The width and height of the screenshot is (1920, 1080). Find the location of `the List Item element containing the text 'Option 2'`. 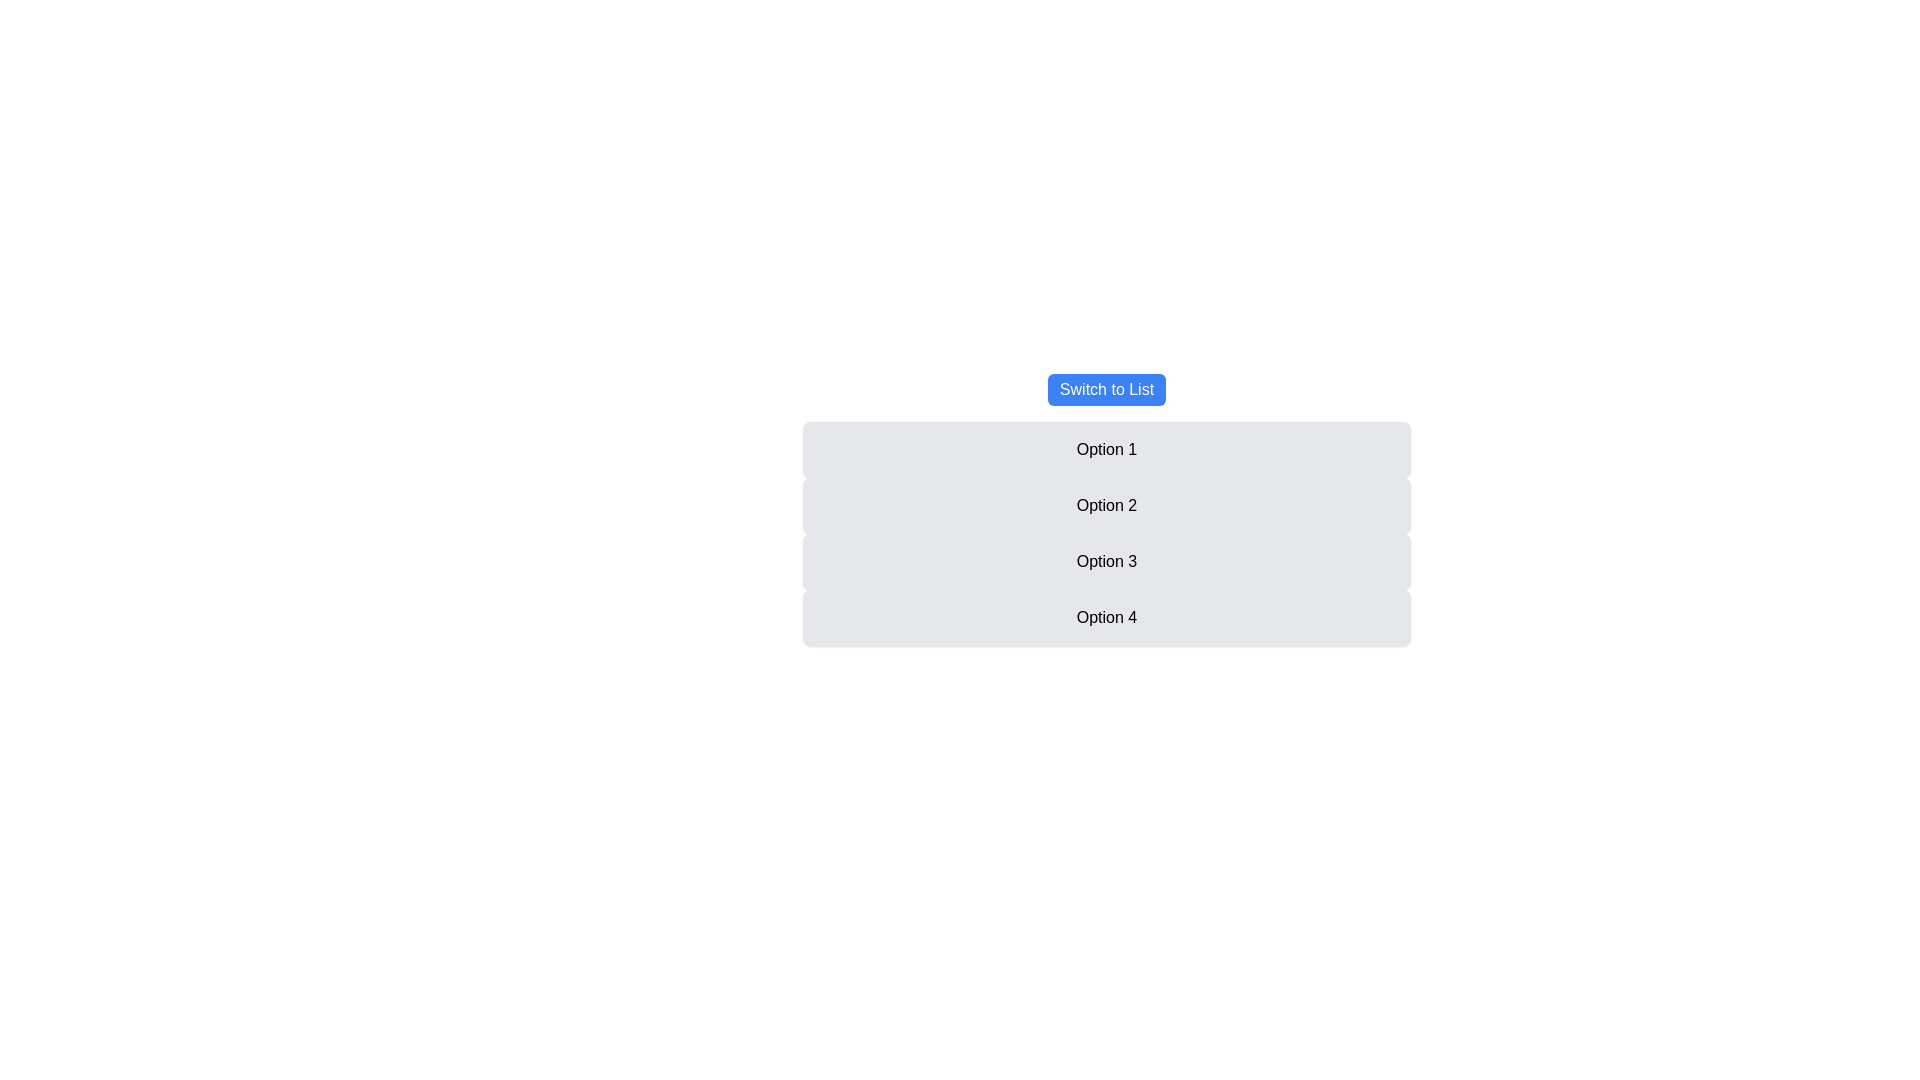

the List Item element containing the text 'Option 2' is located at coordinates (1106, 508).